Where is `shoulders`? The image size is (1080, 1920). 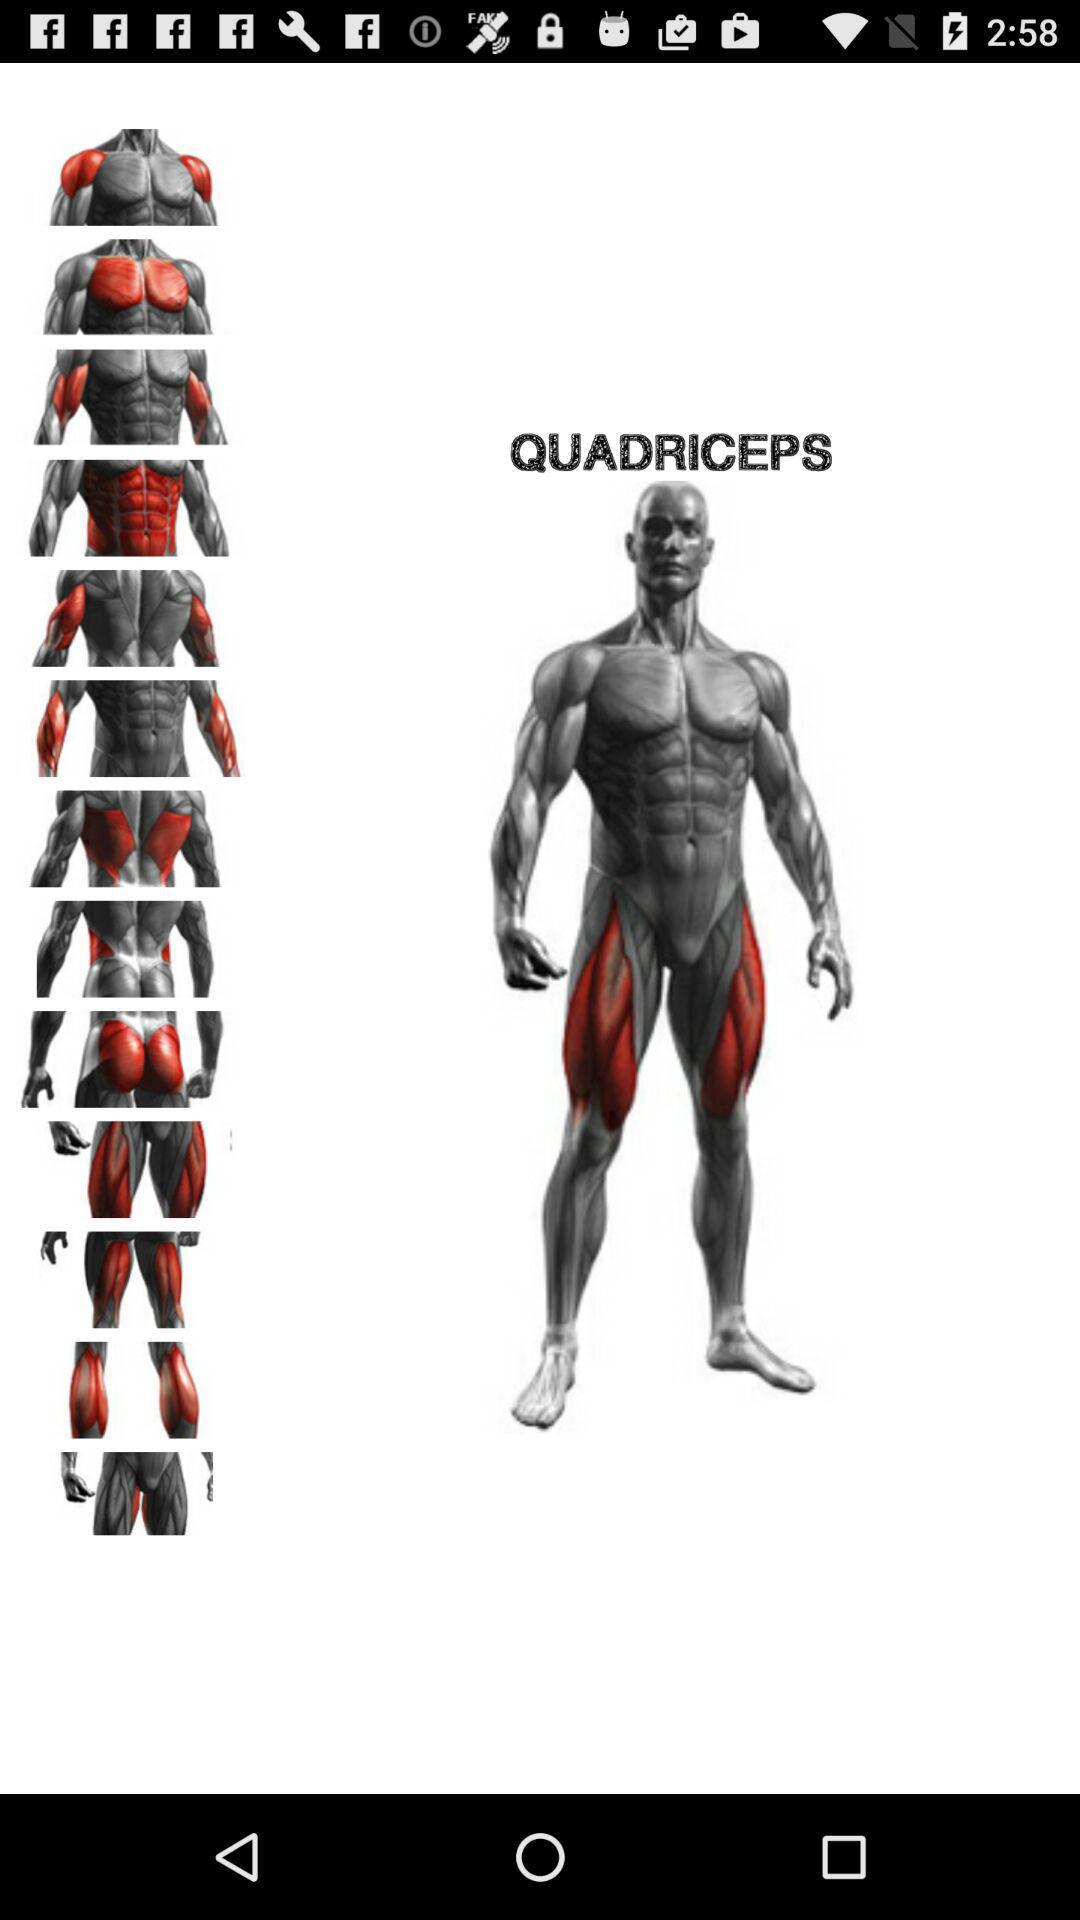
shoulders is located at coordinates (131, 170).